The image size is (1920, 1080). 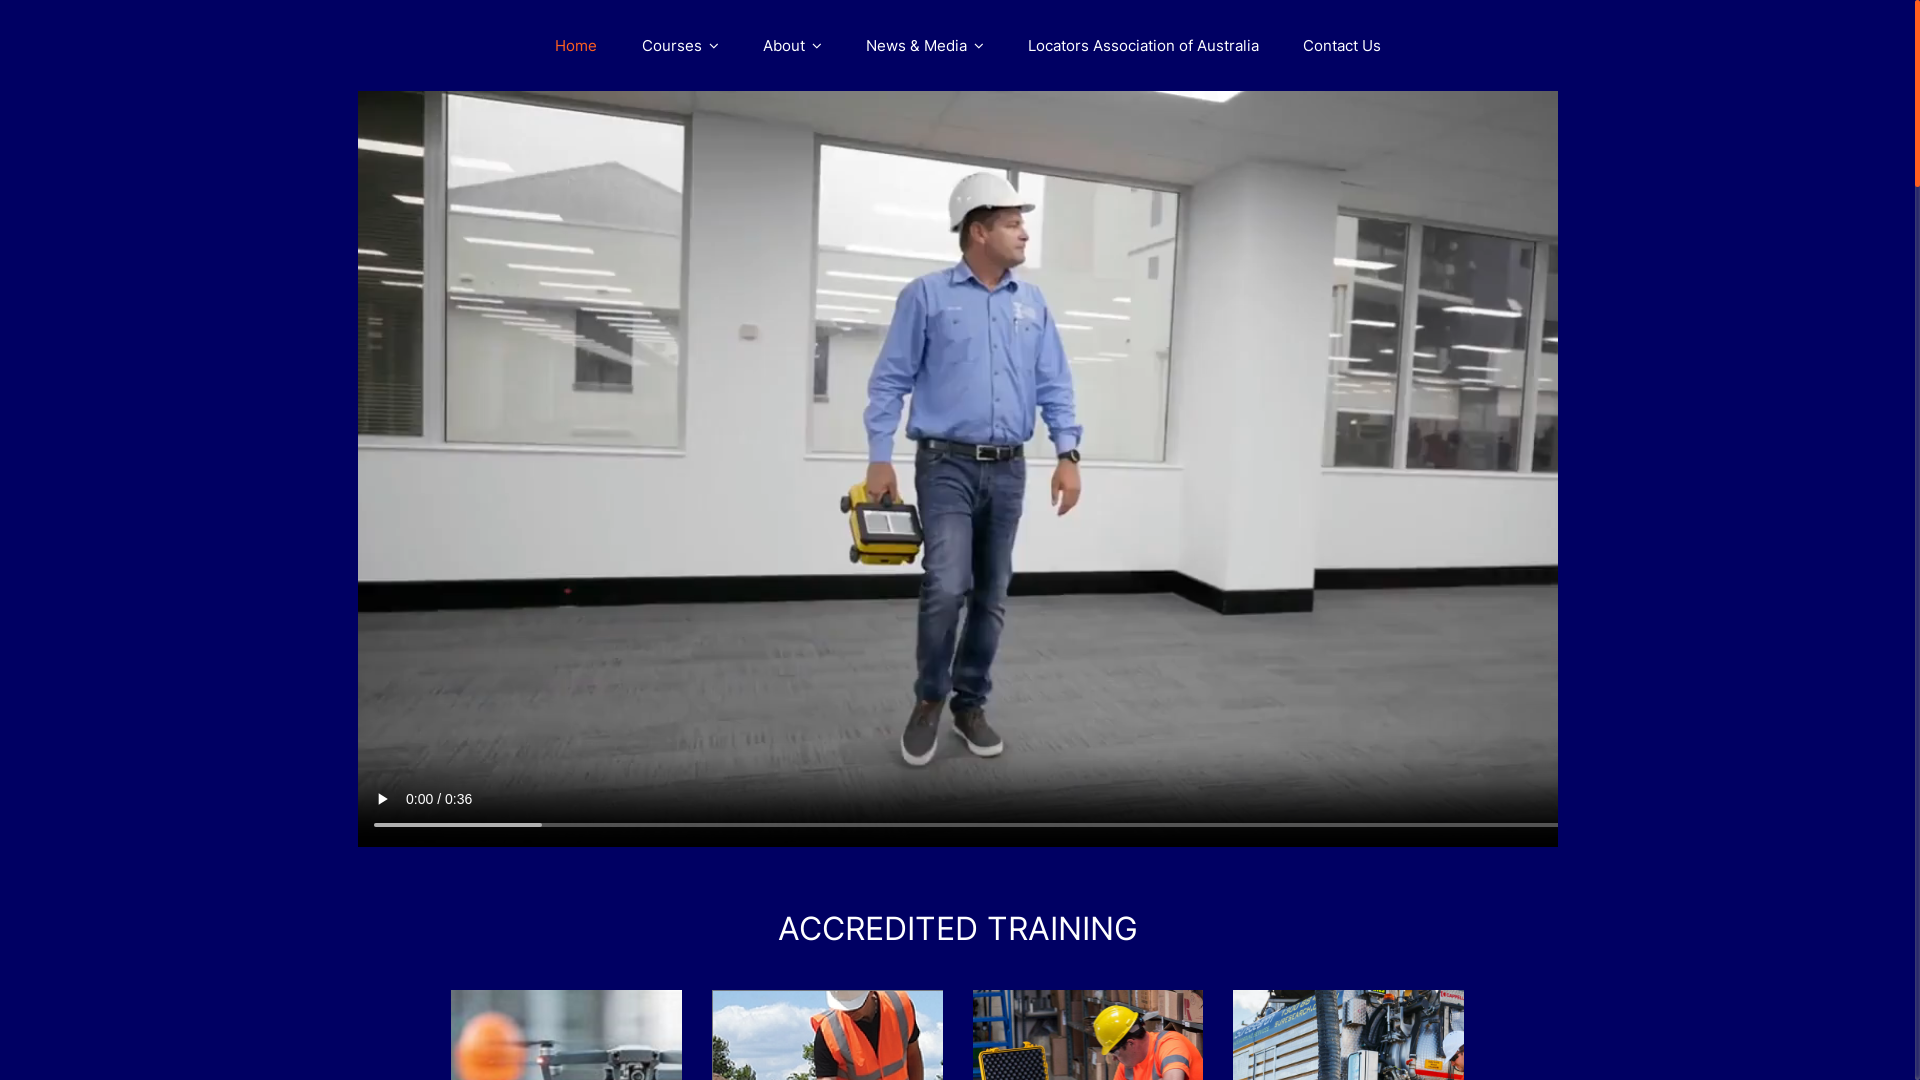 I want to click on 'Locators Association of Australia', so click(x=1143, y=45).